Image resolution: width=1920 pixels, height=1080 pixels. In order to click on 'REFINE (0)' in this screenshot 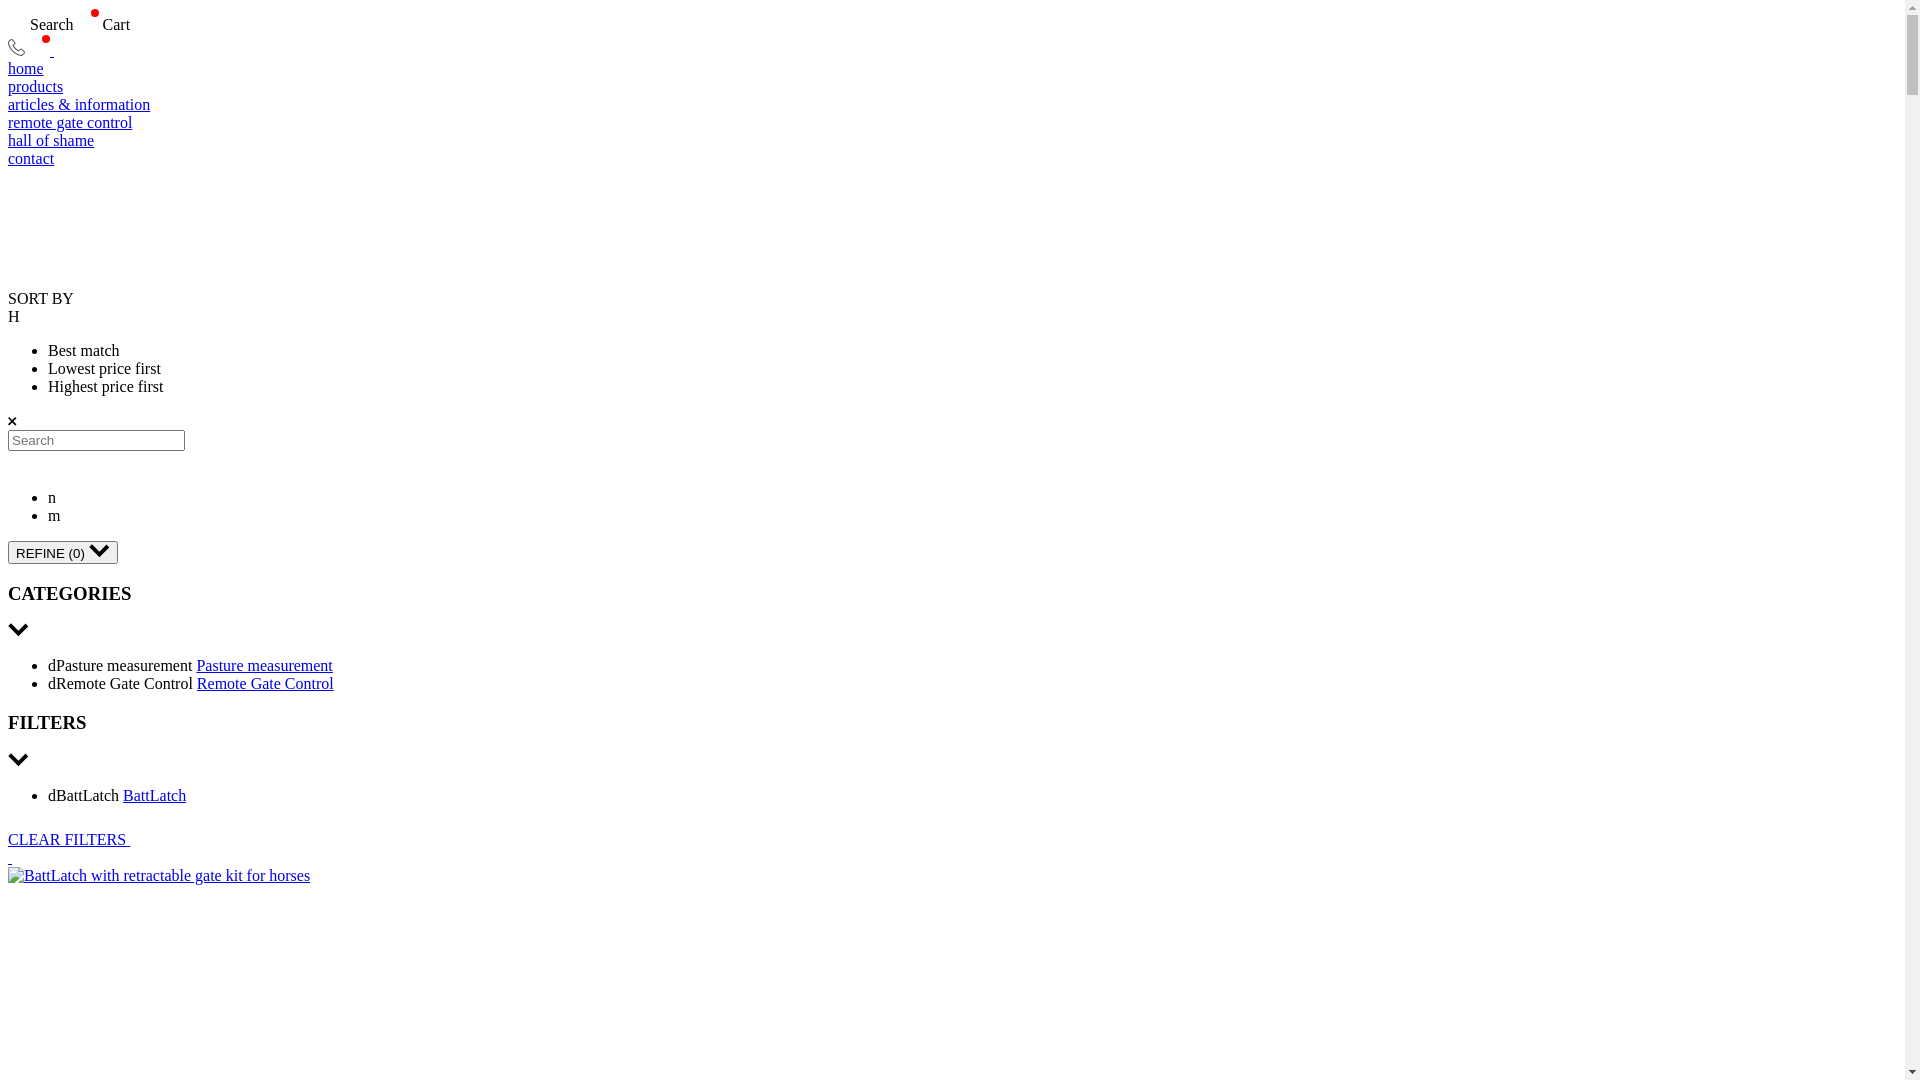, I will do `click(62, 552)`.